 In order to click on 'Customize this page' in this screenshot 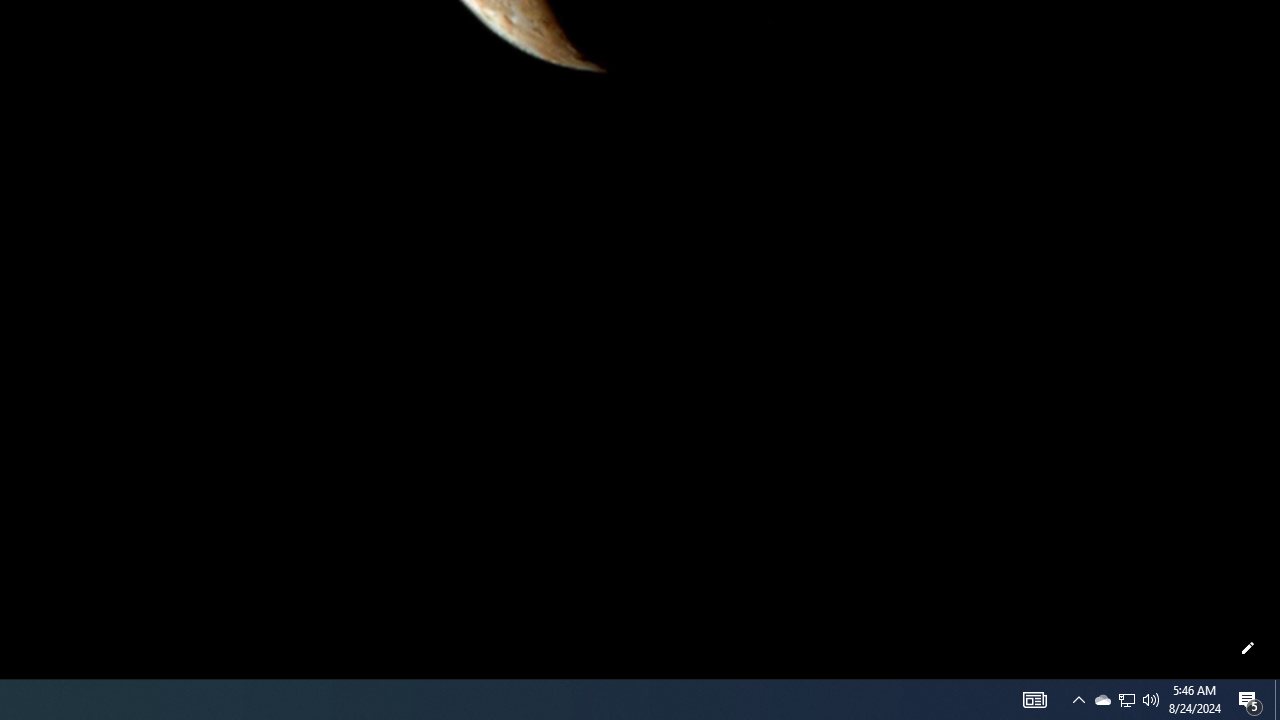, I will do `click(1247, 648)`.